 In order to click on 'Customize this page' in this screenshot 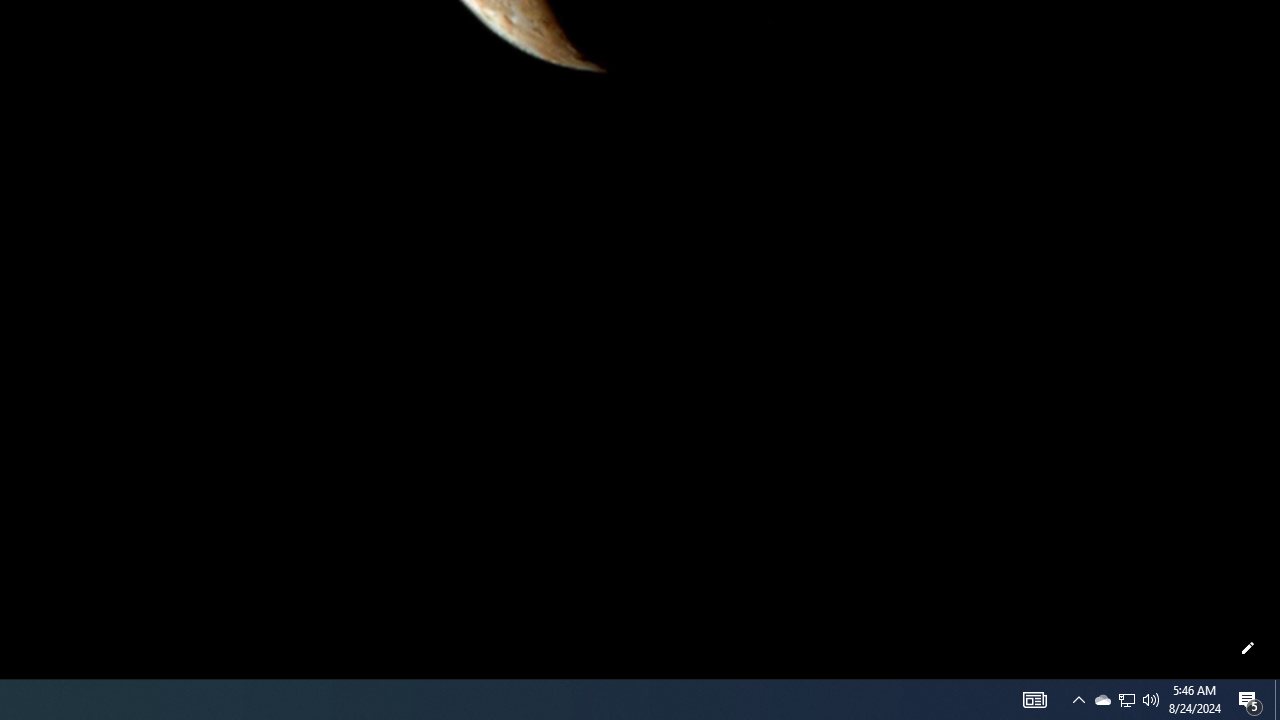, I will do `click(1247, 648)`.